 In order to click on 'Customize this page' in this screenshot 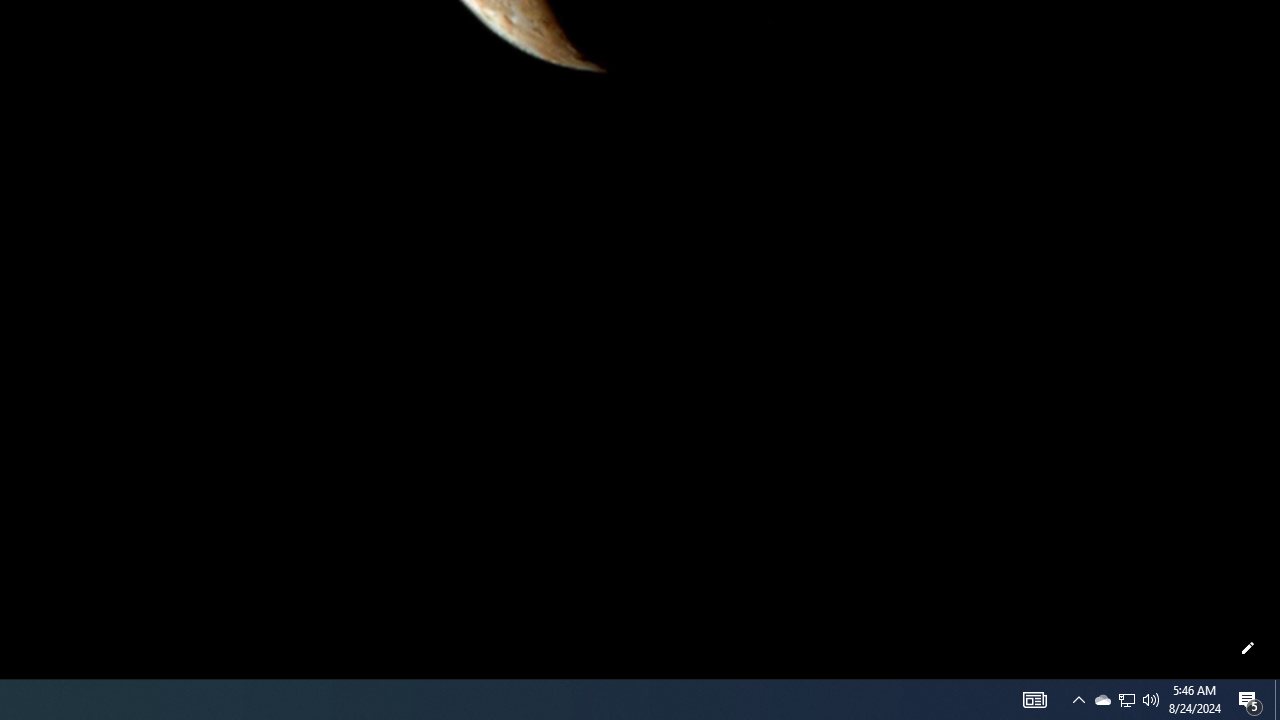, I will do `click(1247, 648)`.